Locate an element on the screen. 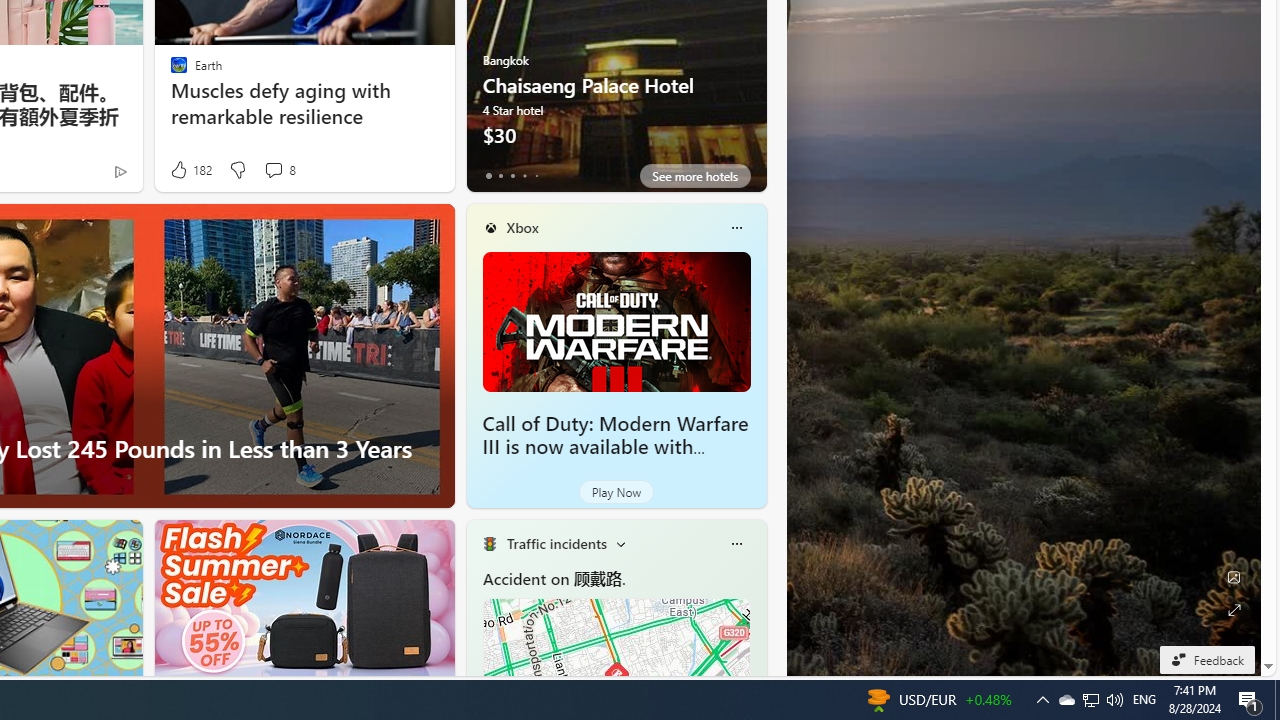 Image resolution: width=1280 pixels, height=720 pixels. 'tab-3' is located at coordinates (524, 175).